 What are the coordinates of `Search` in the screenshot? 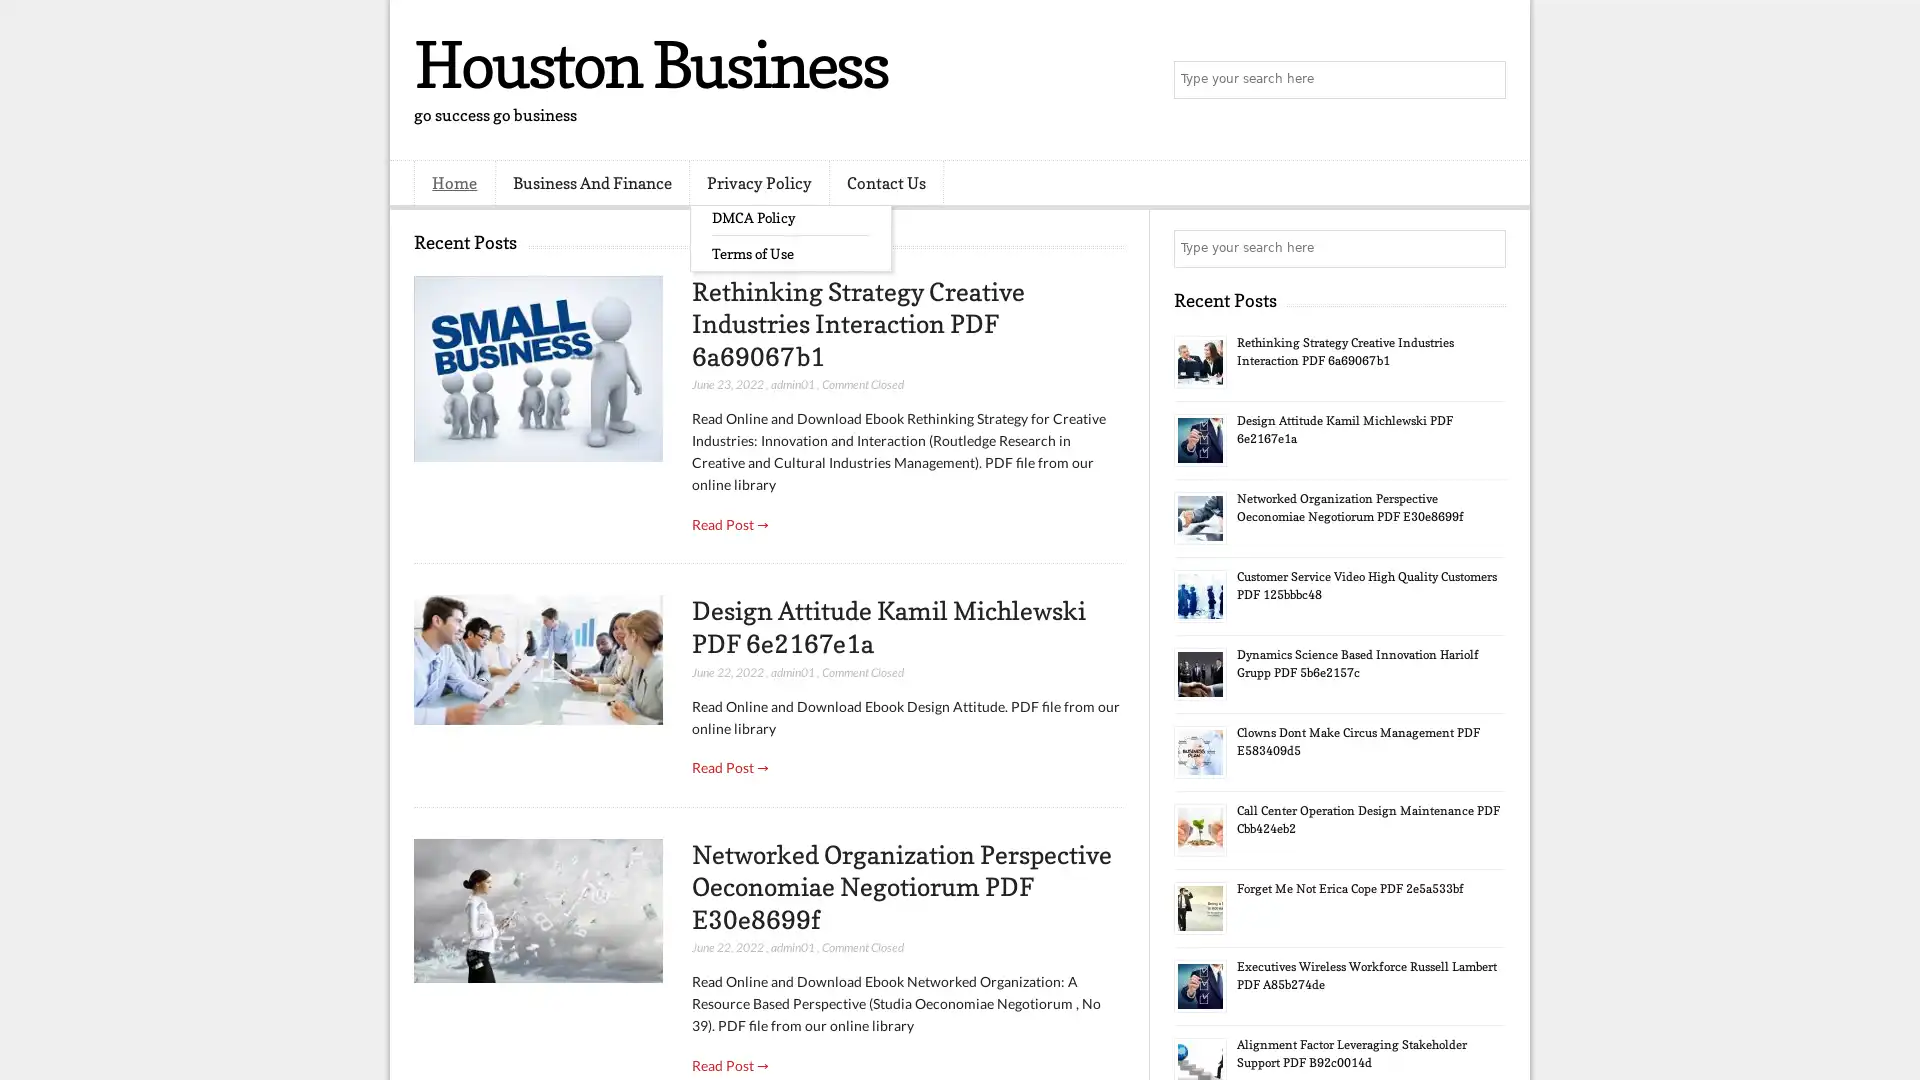 It's located at (1485, 248).